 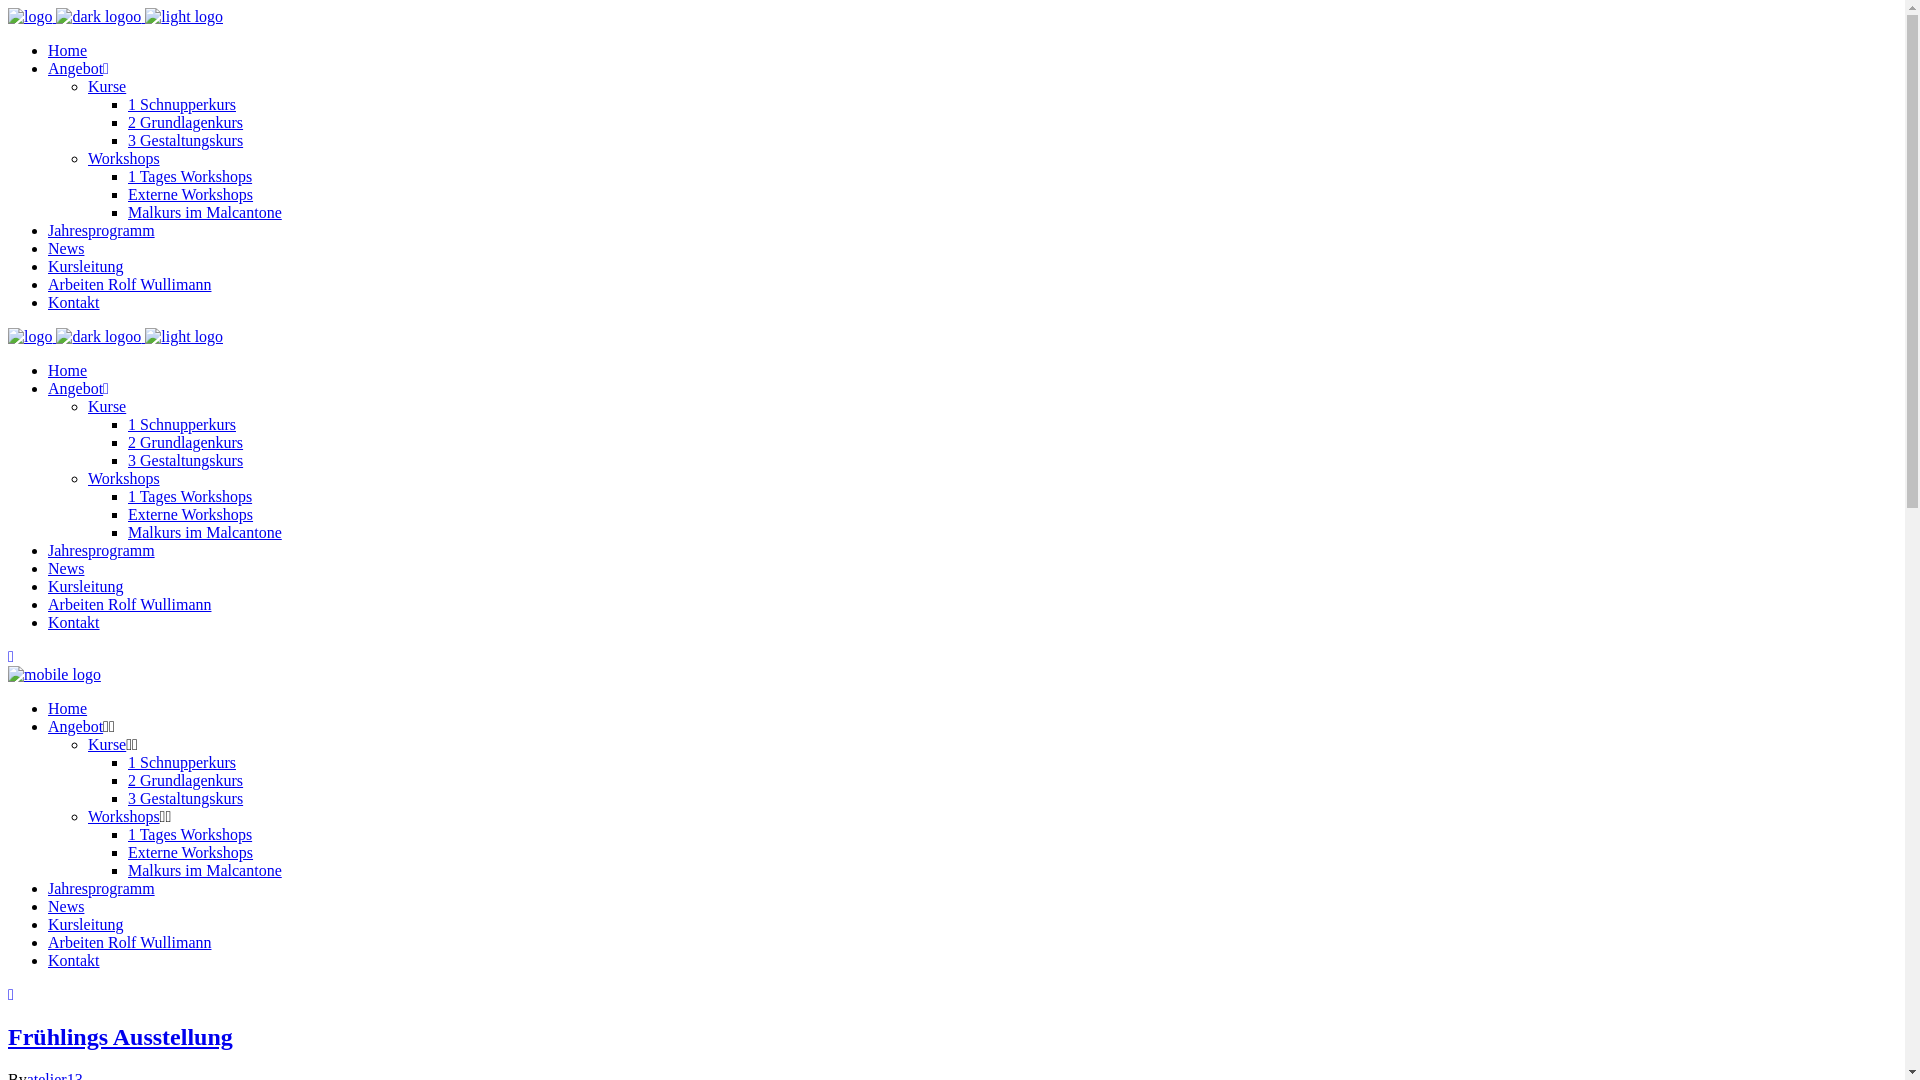 I want to click on 'Kurse', so click(x=86, y=85).